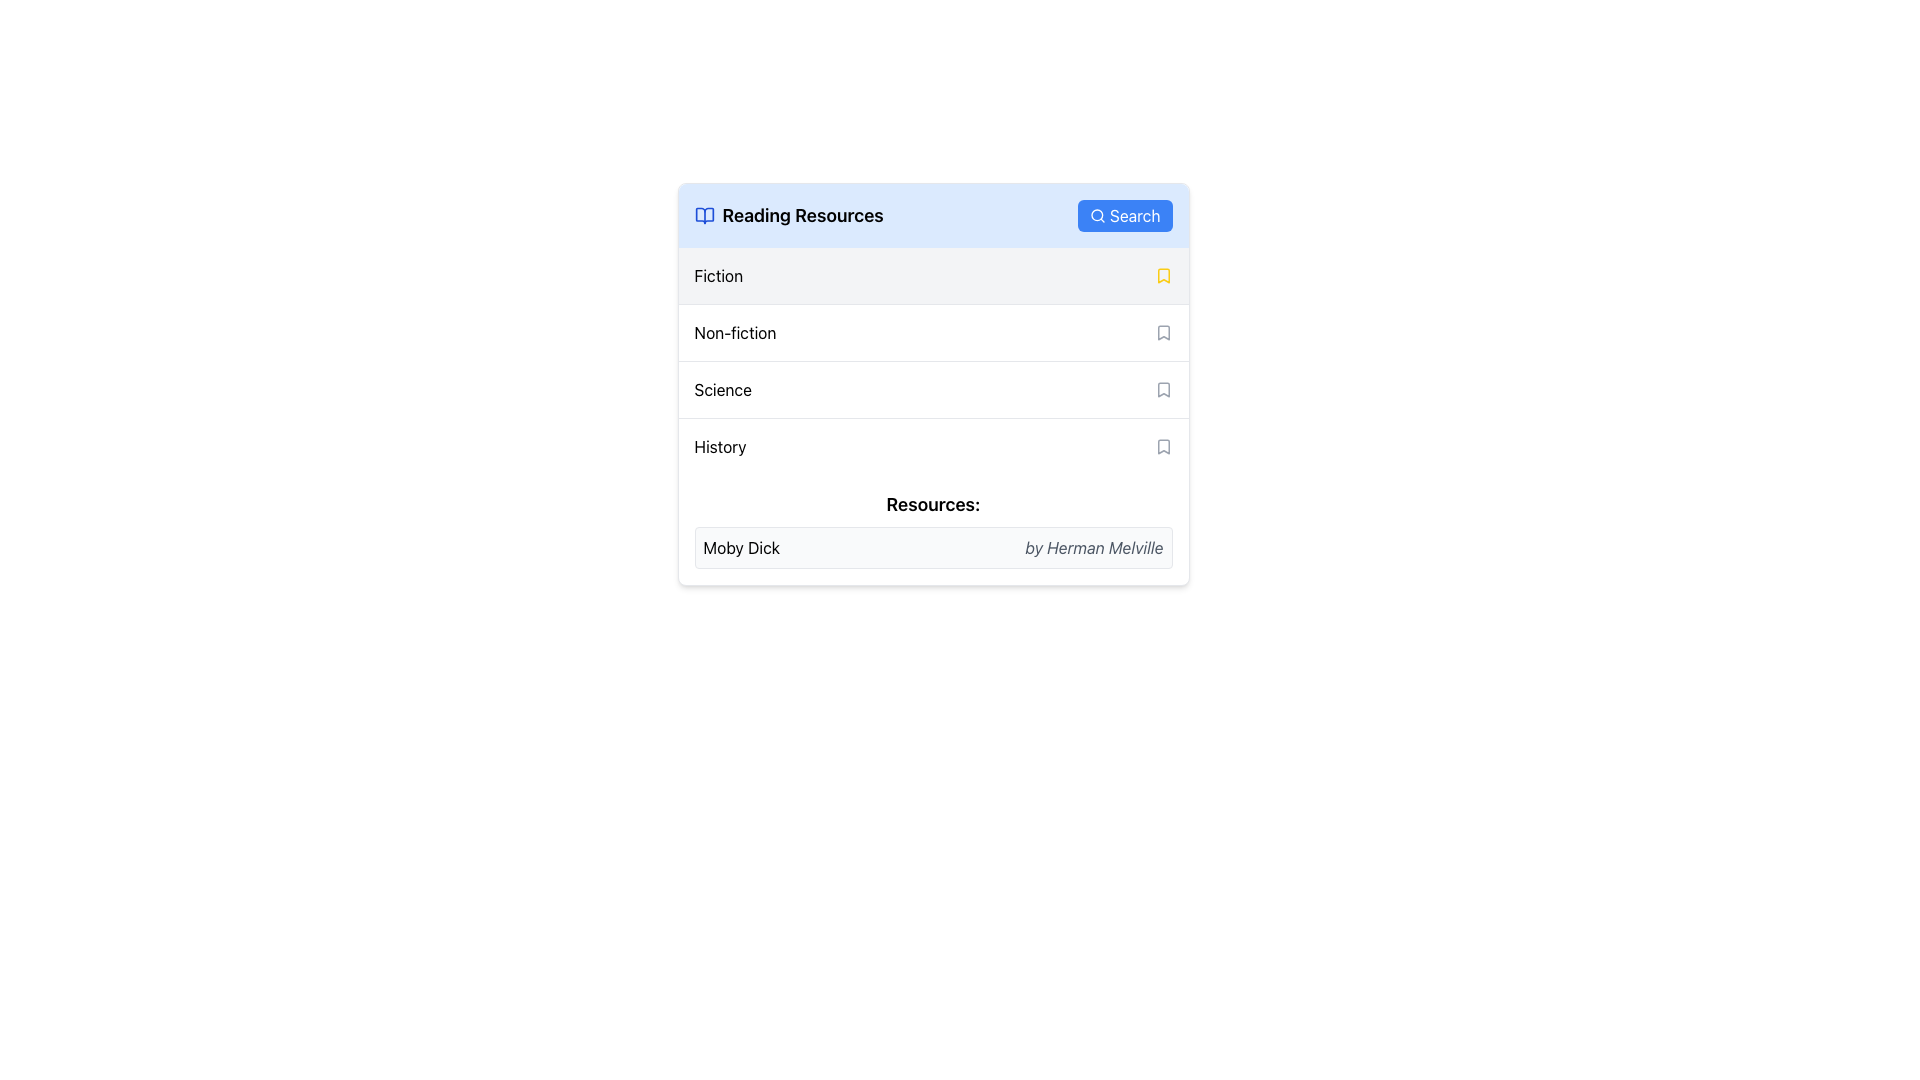  Describe the element at coordinates (1097, 216) in the screenshot. I see `the search button located in the top-right corner of the 'Reading Resources' panel, which contains a search SVG icon to the left of the 'Search' text` at that location.